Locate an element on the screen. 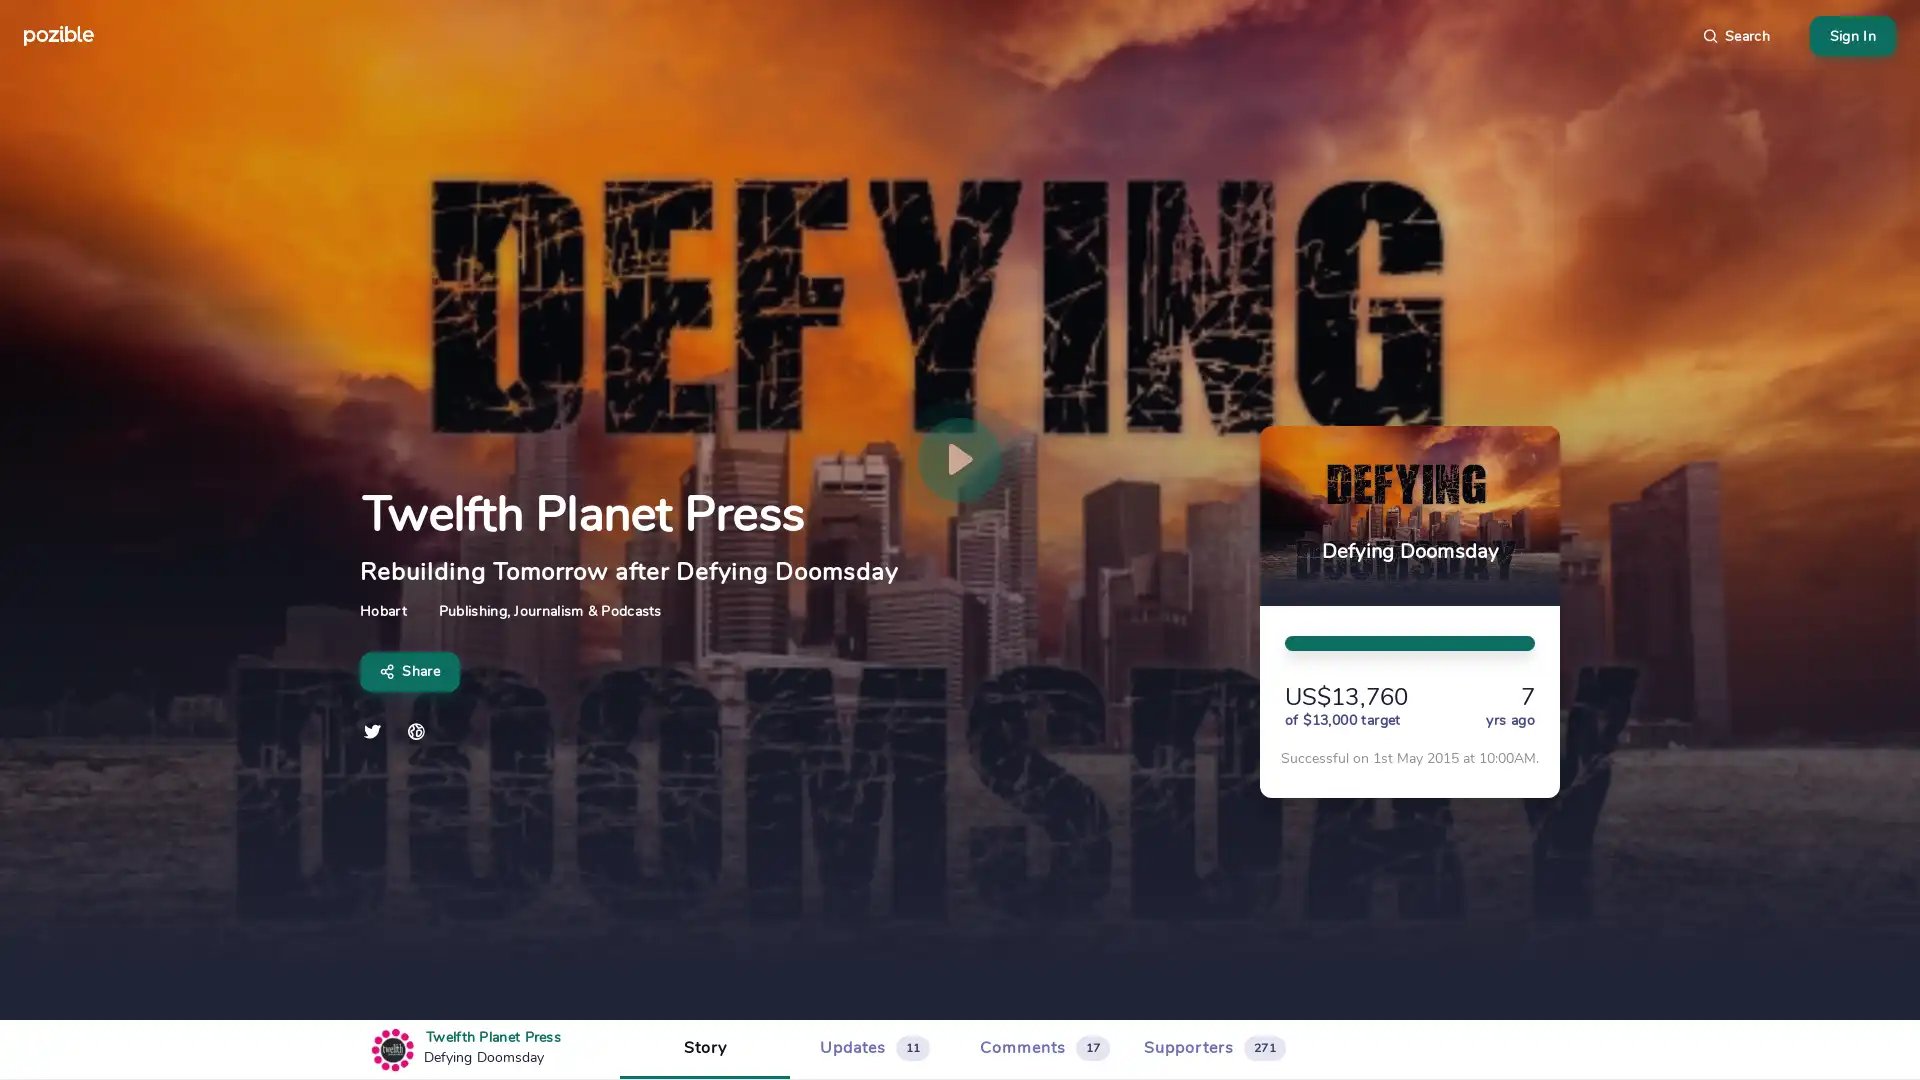 This screenshot has height=1080, width=1920. Search is located at coordinates (1734, 35).